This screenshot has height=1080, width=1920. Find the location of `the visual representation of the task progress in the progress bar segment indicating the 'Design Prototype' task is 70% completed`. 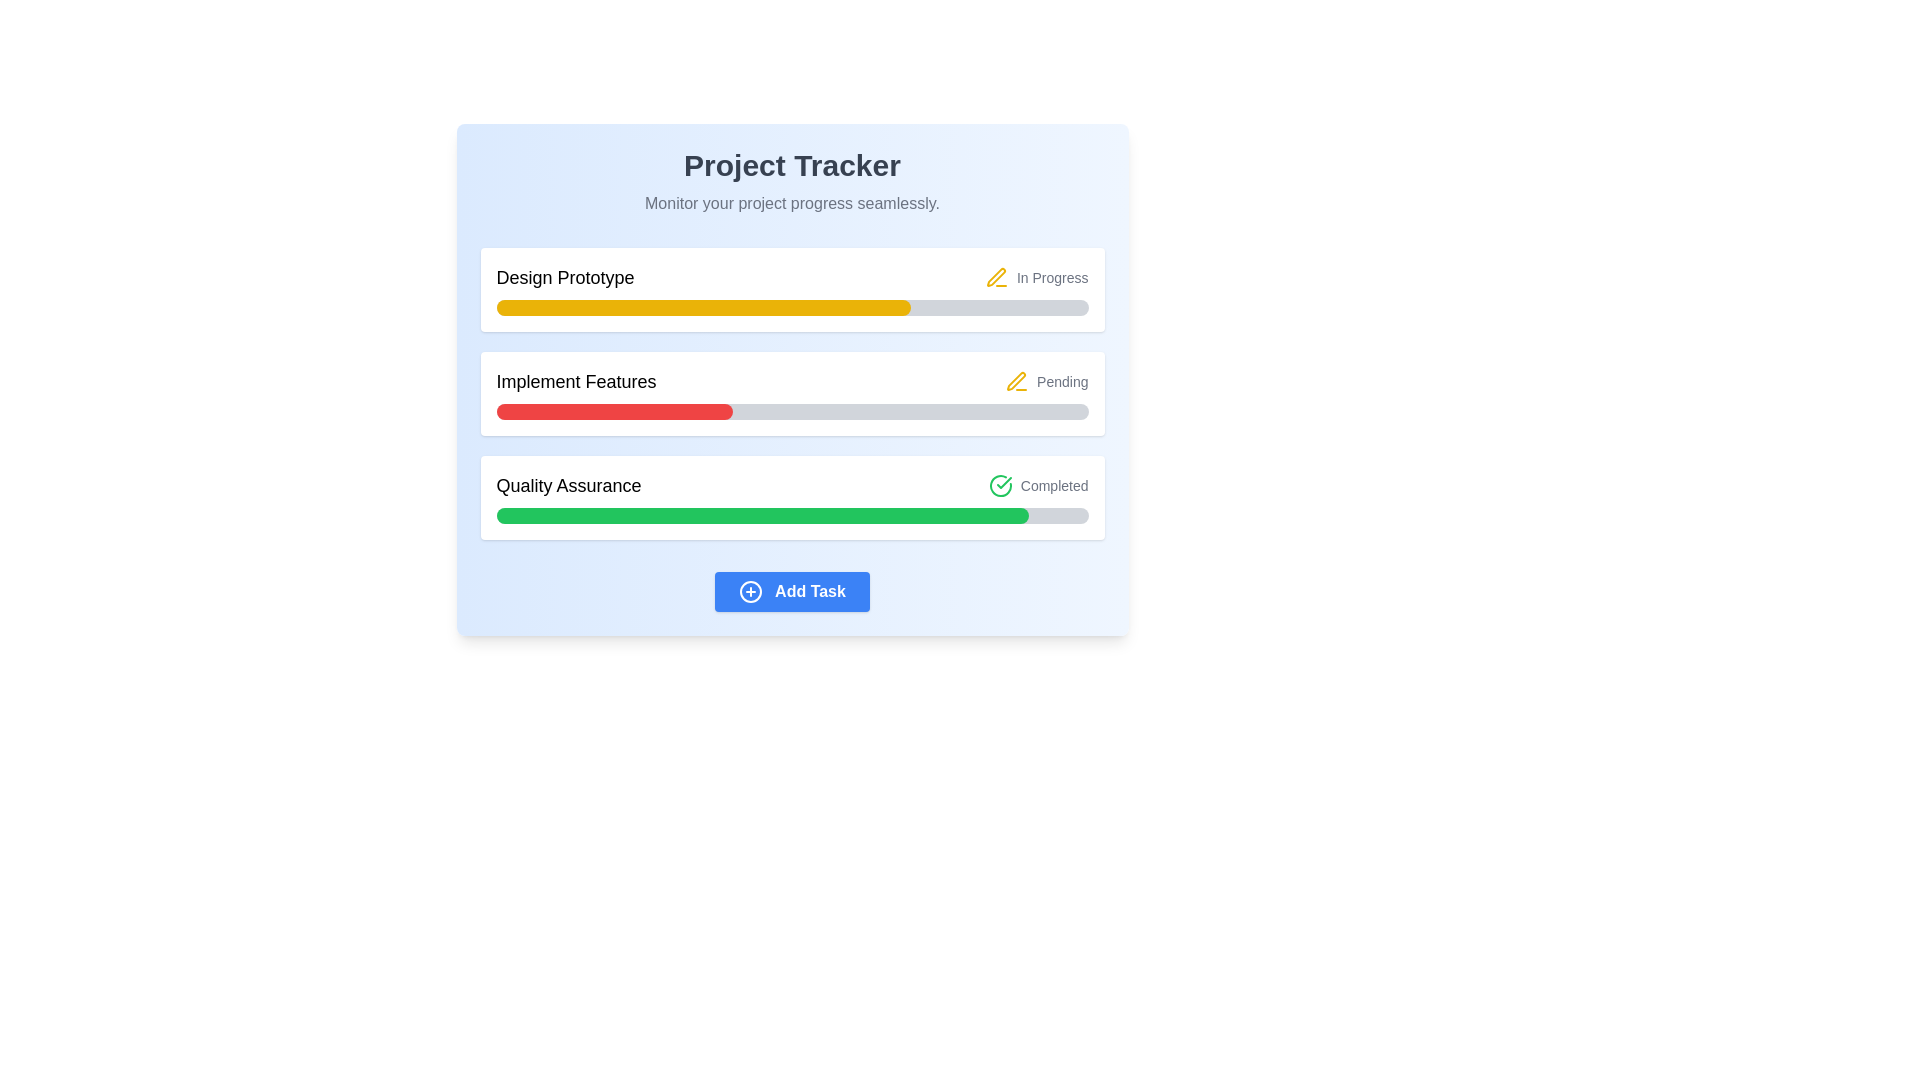

the visual representation of the task progress in the progress bar segment indicating the 'Design Prototype' task is 70% completed is located at coordinates (703, 308).